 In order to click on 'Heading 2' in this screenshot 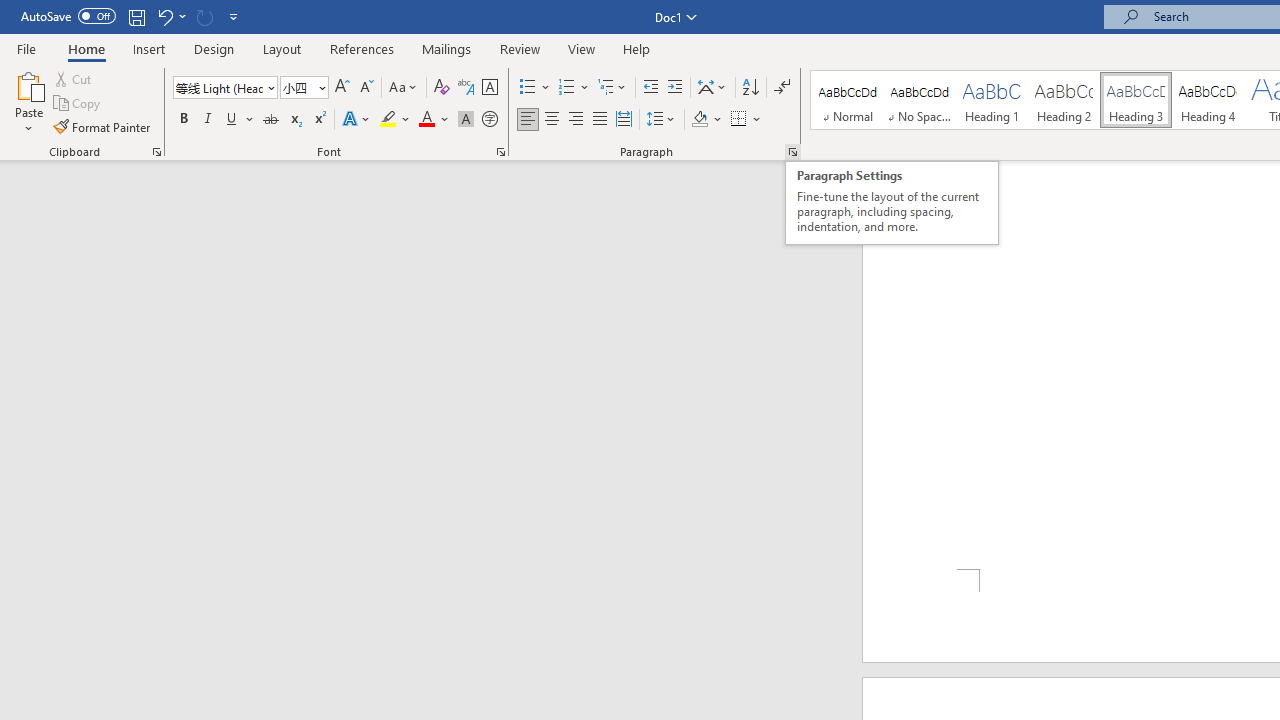, I will do `click(1062, 100)`.